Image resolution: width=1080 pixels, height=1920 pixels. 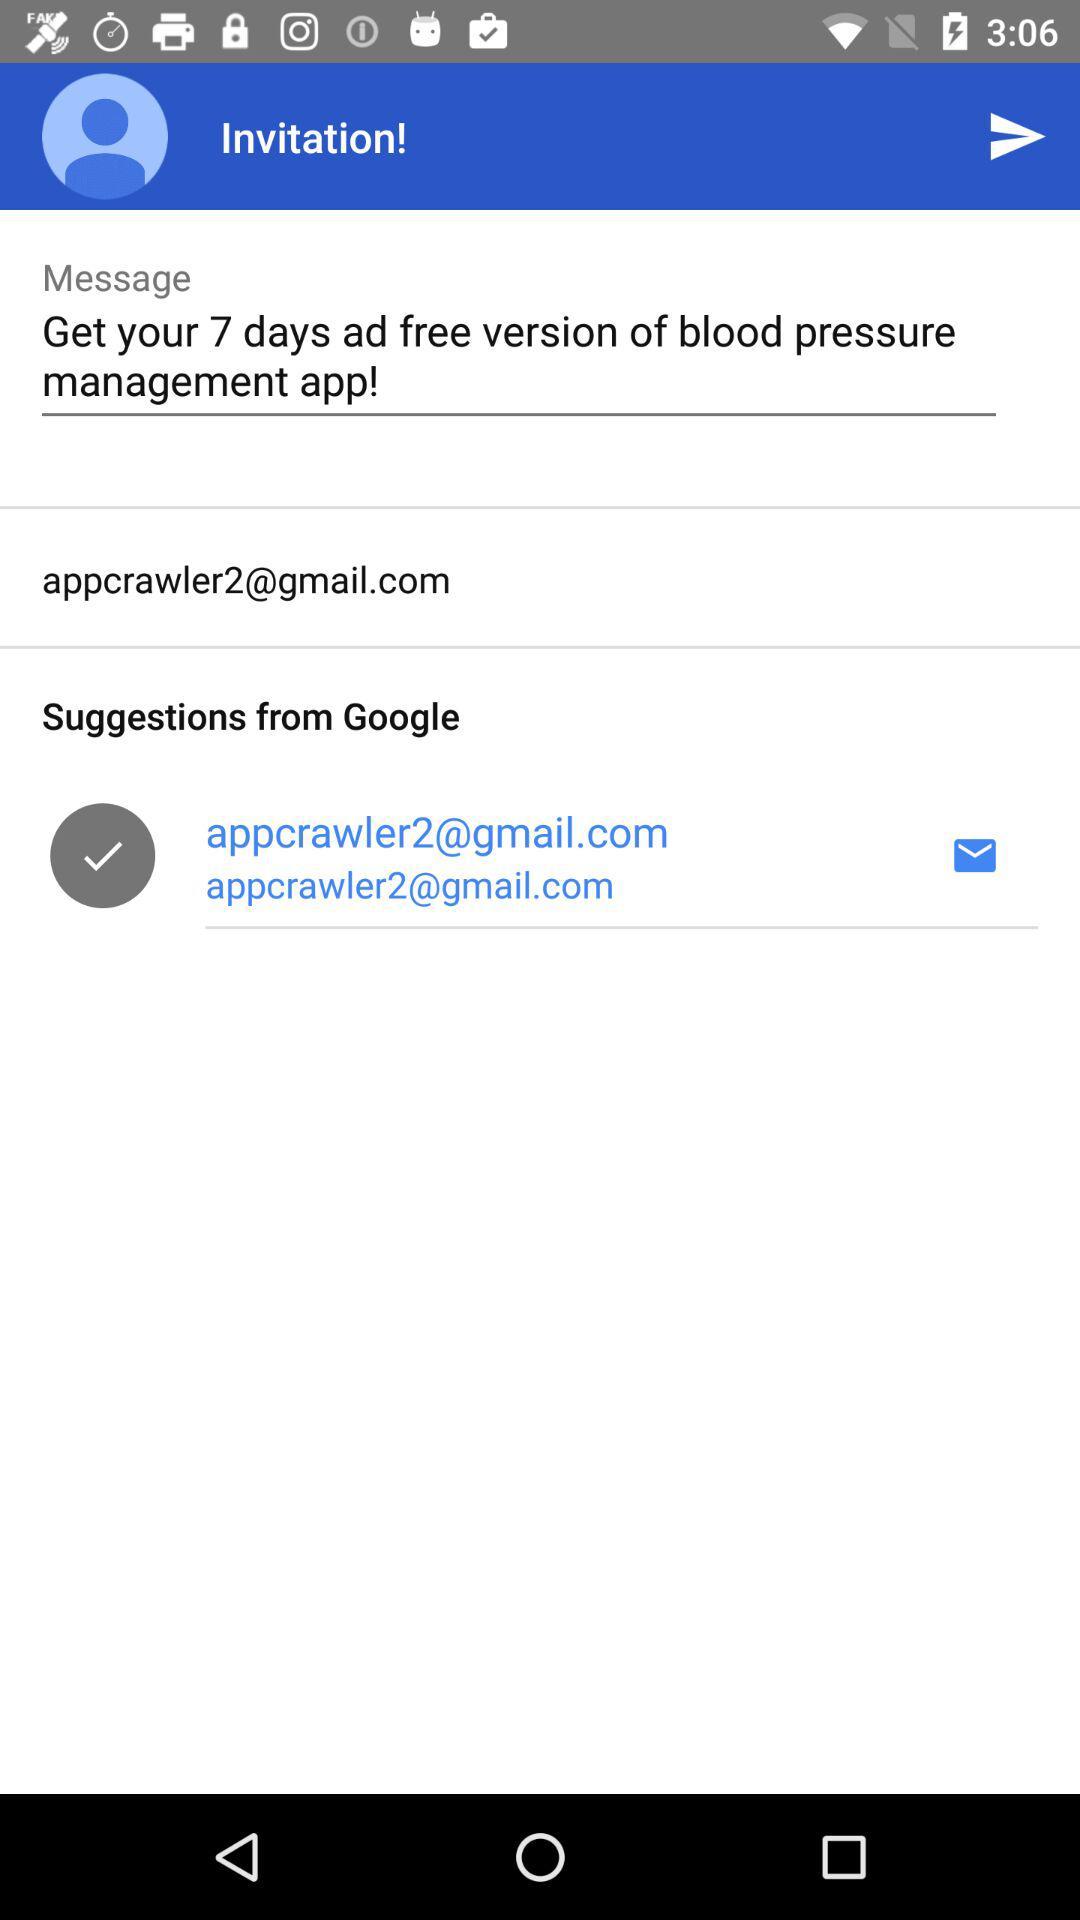 I want to click on the get your 7, so click(x=518, y=354).